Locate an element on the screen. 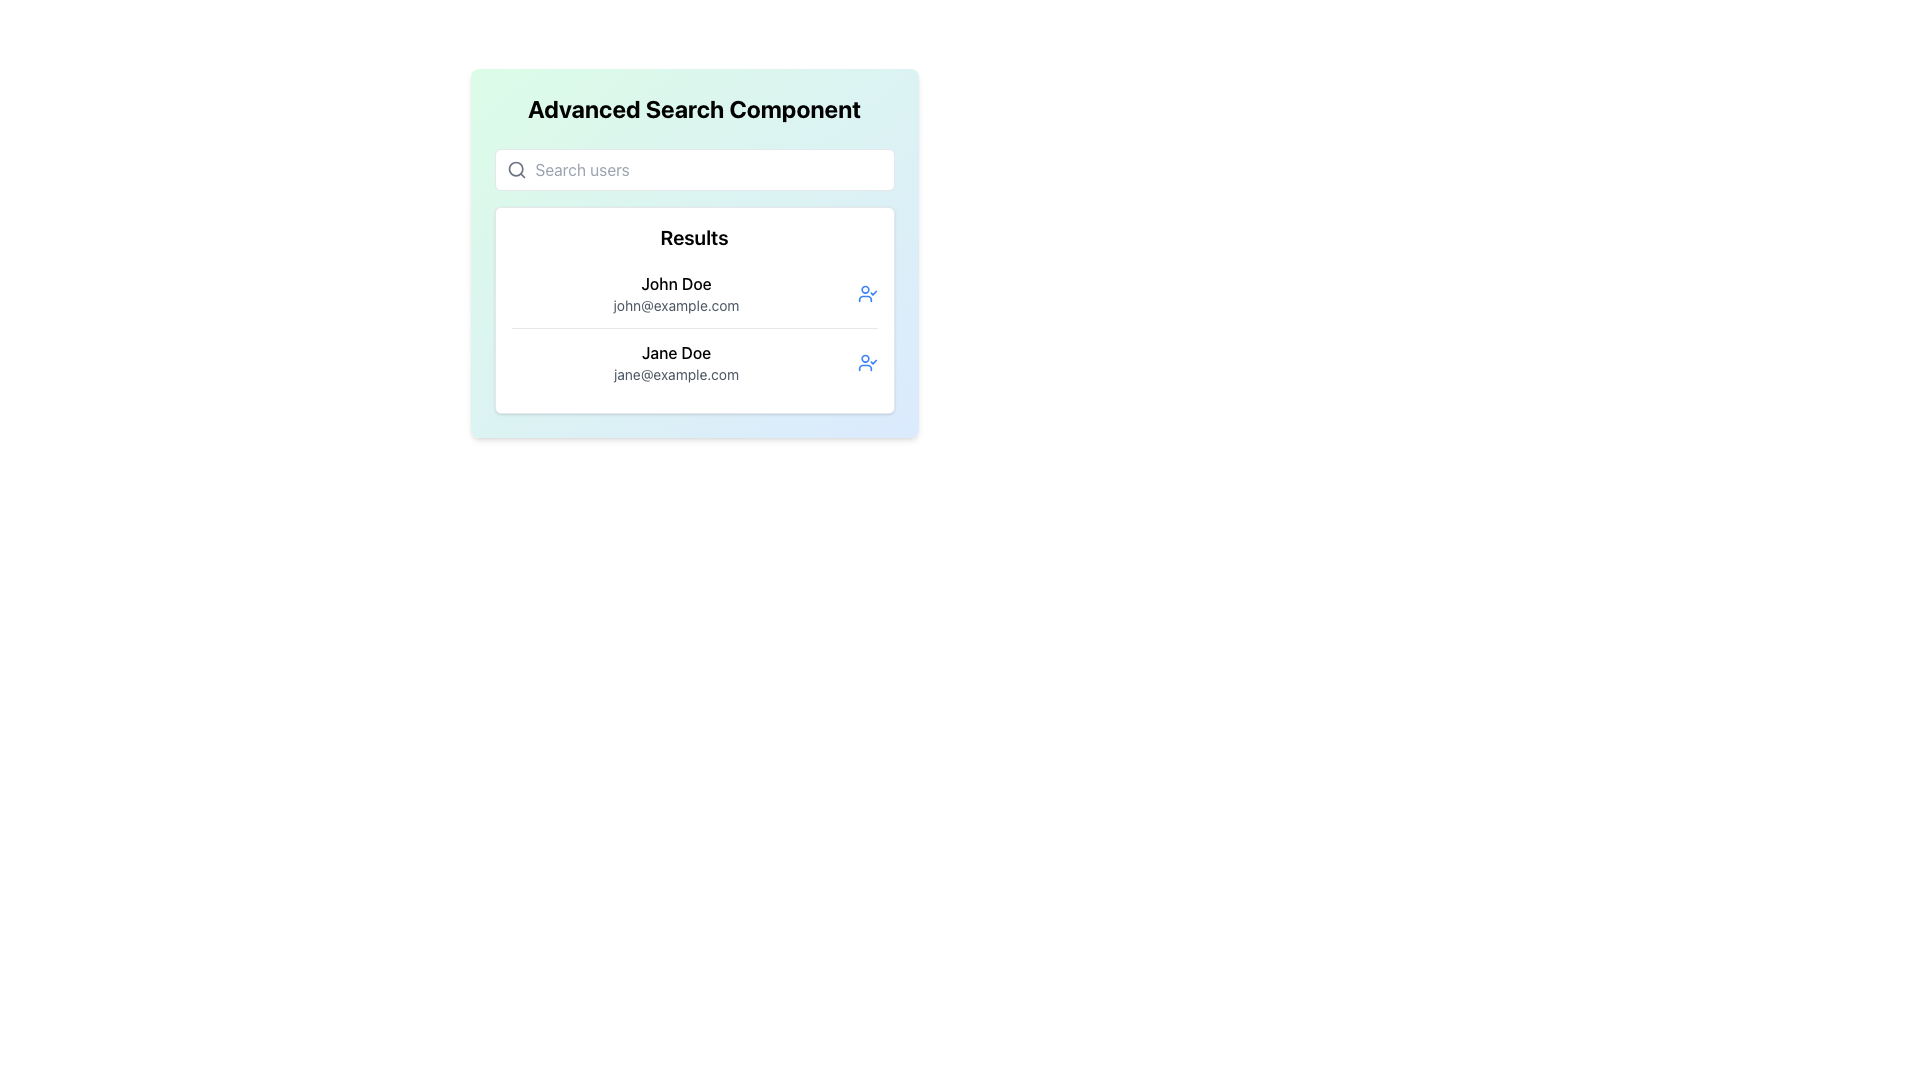 This screenshot has height=1080, width=1920. the Text Label that serves as a section header indicating the content or purpose of the below-listed items, which is centrally positioned at the upper section of the card is located at coordinates (694, 237).